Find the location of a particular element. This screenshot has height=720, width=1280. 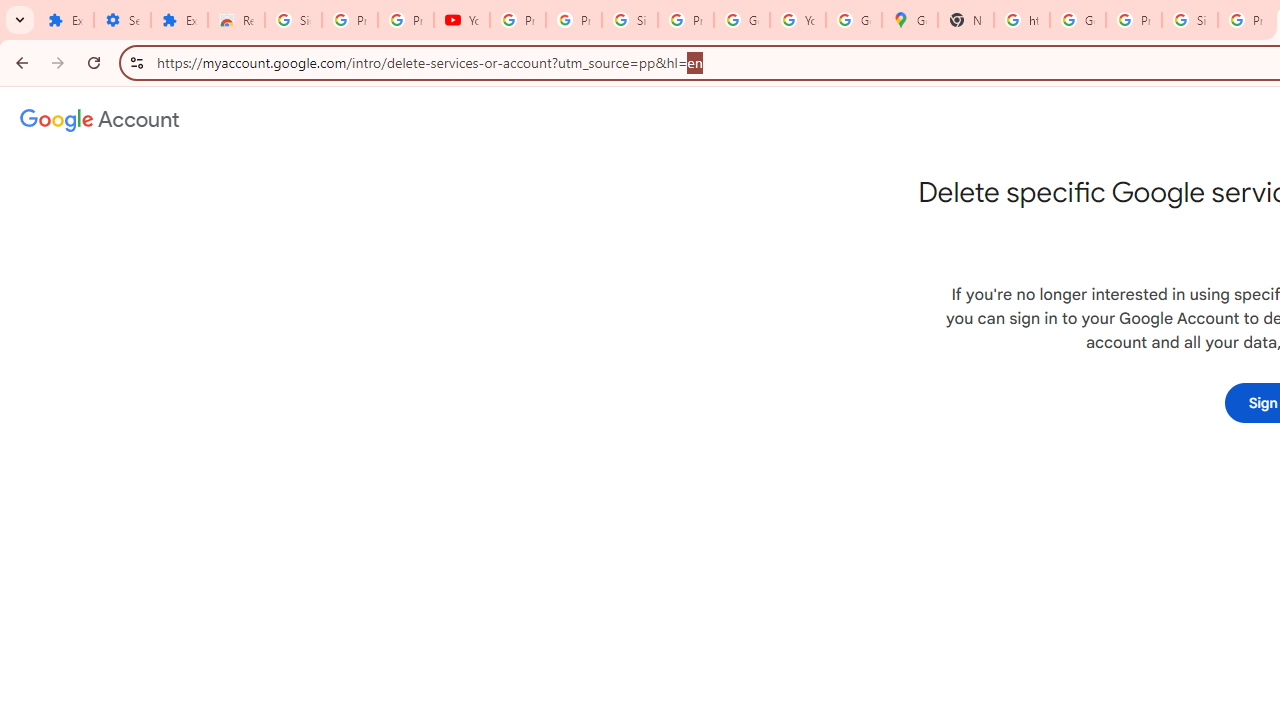

'Reviews: Helix Fruit Jump Arcade Game' is located at coordinates (236, 20).